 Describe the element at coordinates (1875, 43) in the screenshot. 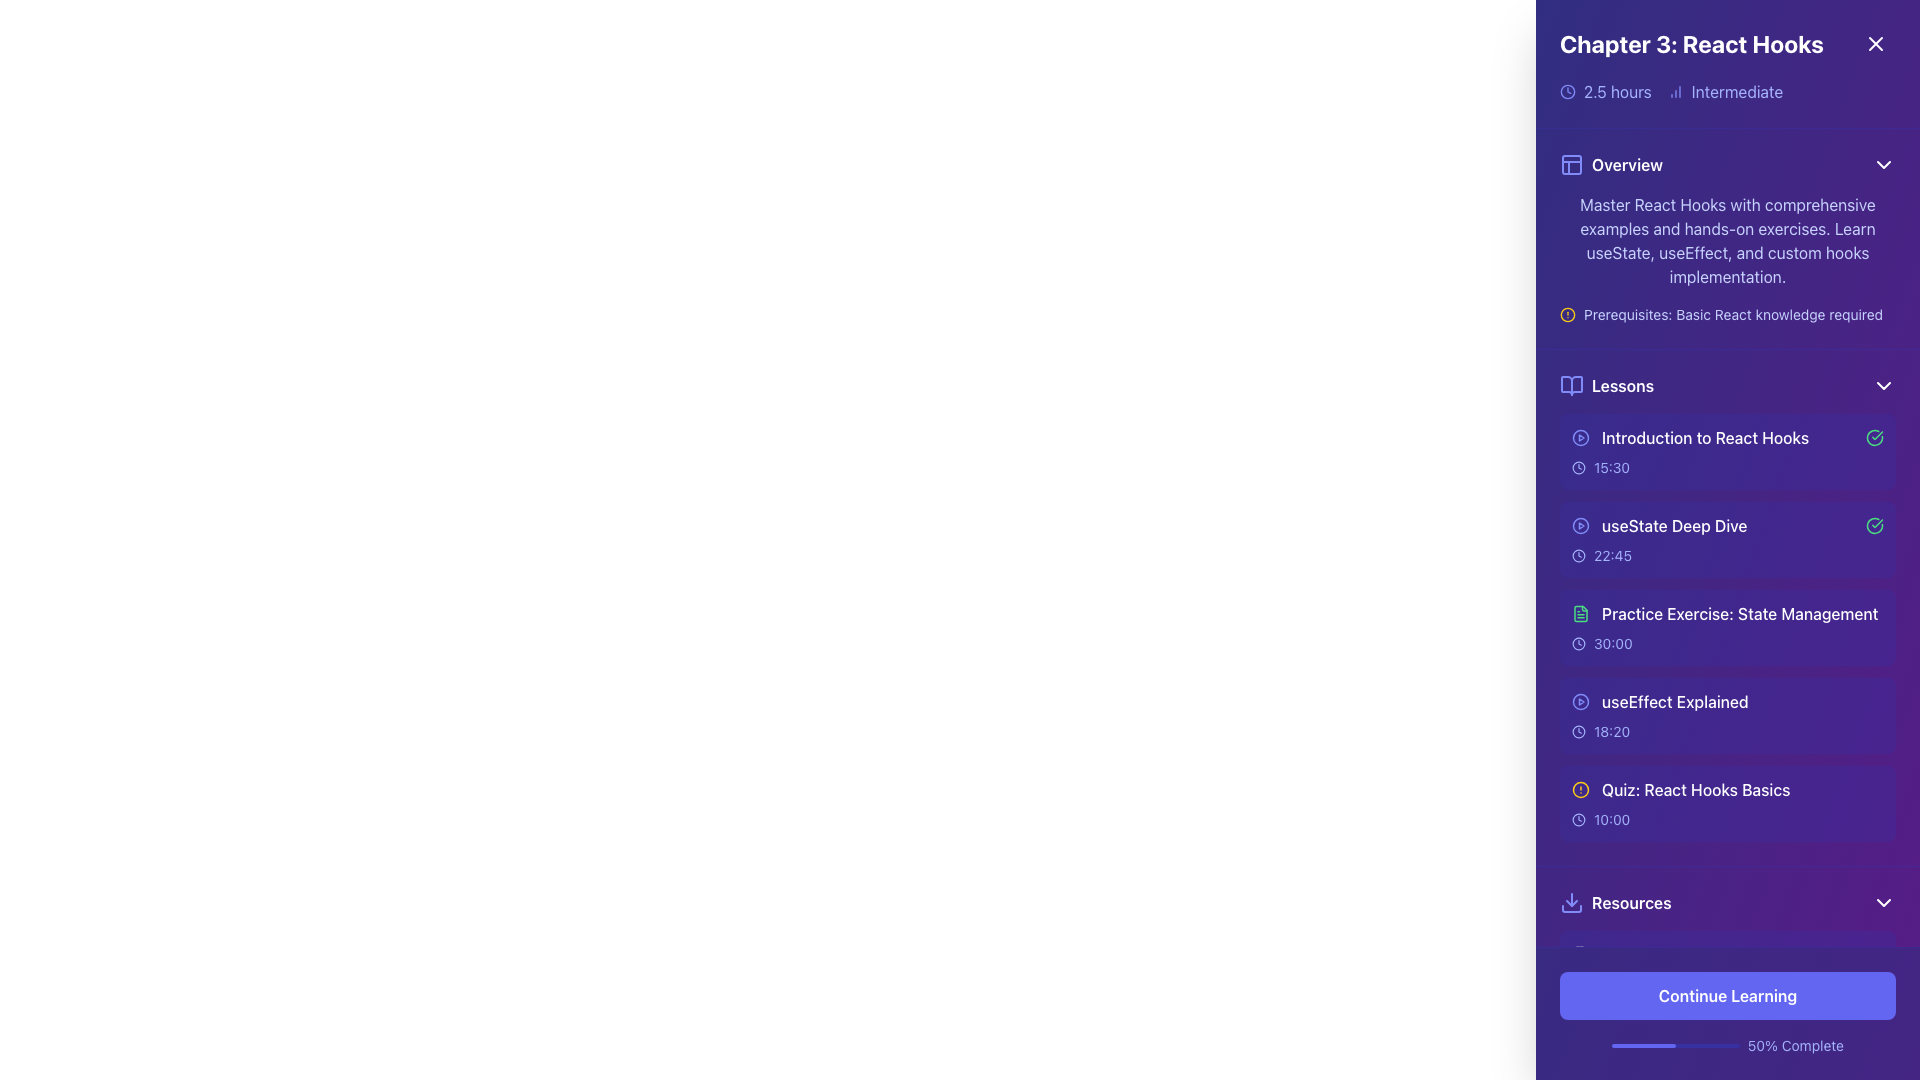

I see `the close button located at the top-right corner of the 'Chapter 3: React Hooks' section` at that location.